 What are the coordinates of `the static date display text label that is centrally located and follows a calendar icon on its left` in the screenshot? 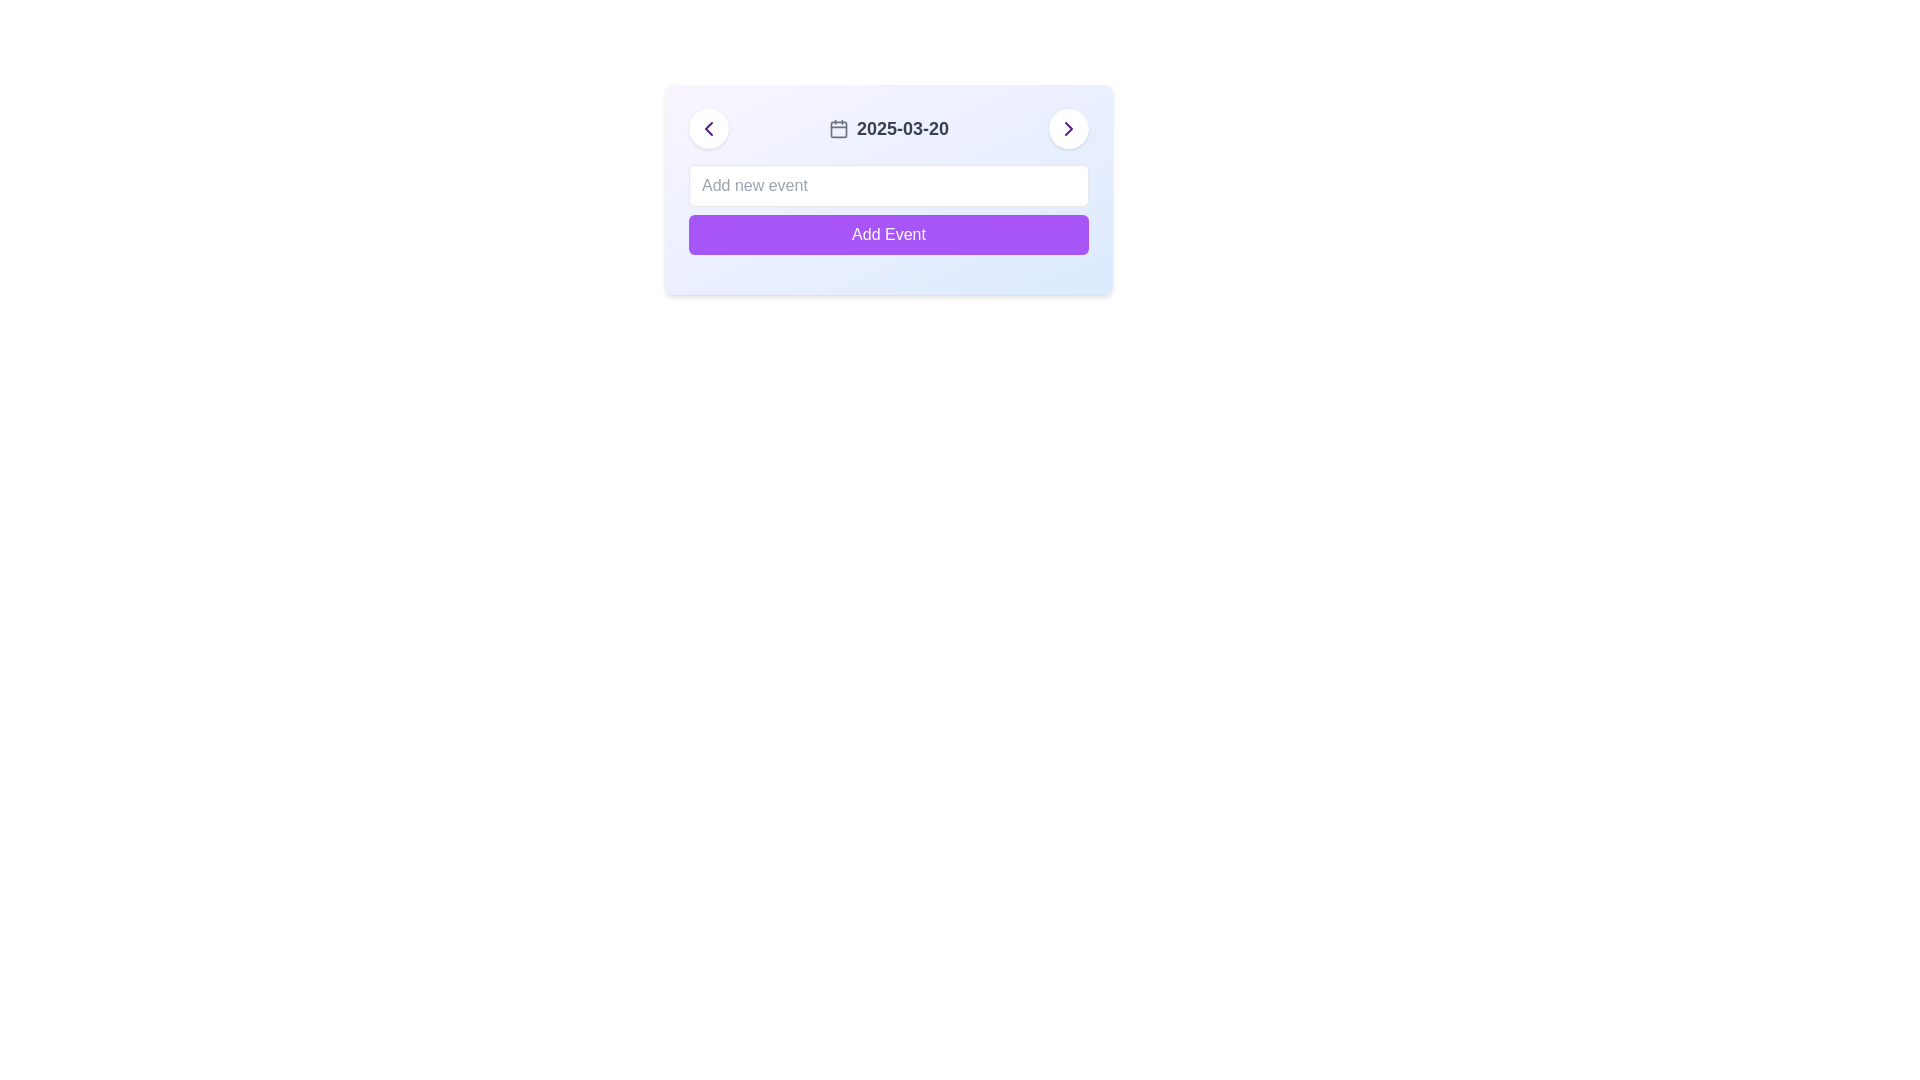 It's located at (901, 128).